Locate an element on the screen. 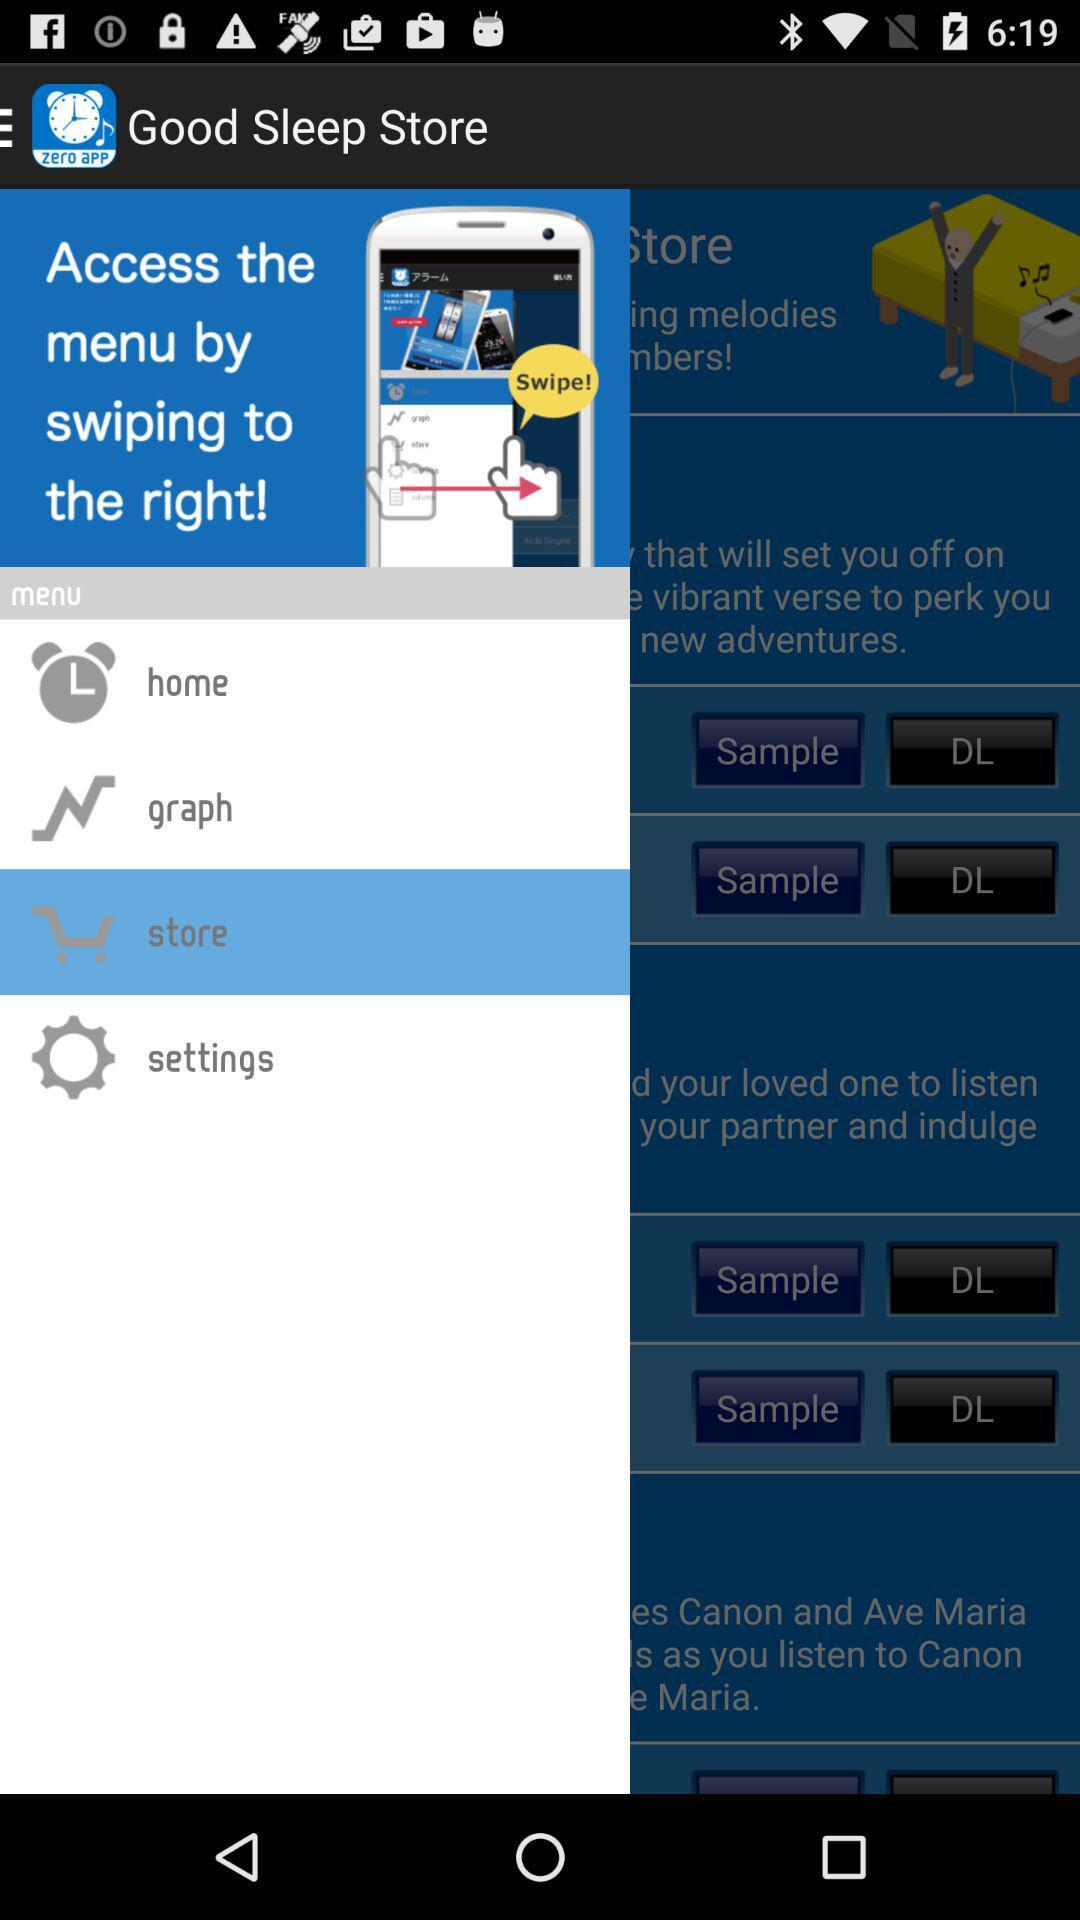 Image resolution: width=1080 pixels, height=1920 pixels. the dl option below the word indulge is located at coordinates (971, 1277).